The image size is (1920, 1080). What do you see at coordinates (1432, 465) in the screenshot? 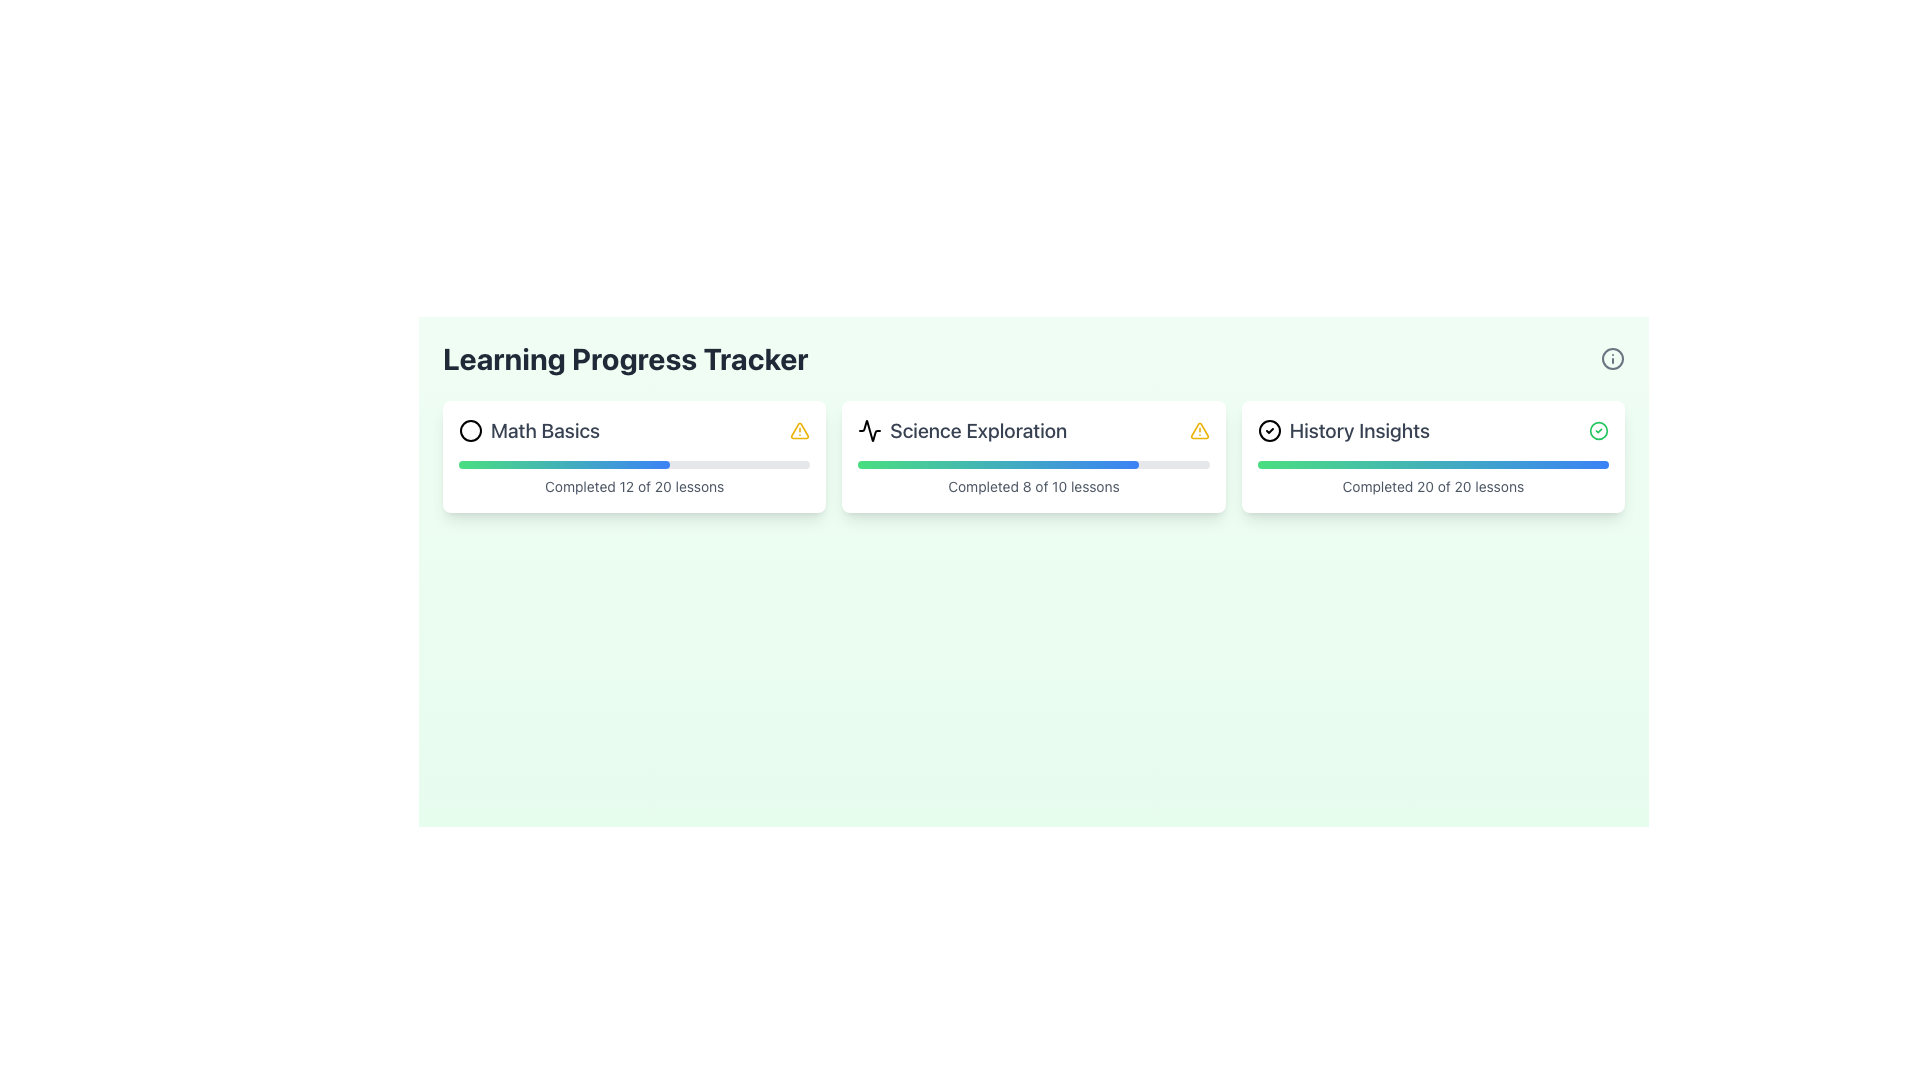
I see `the horizontal progress bar located at the bottom of the 'History Insights' card, which features a gradient color fill transitioning from green to blue` at bounding box center [1432, 465].